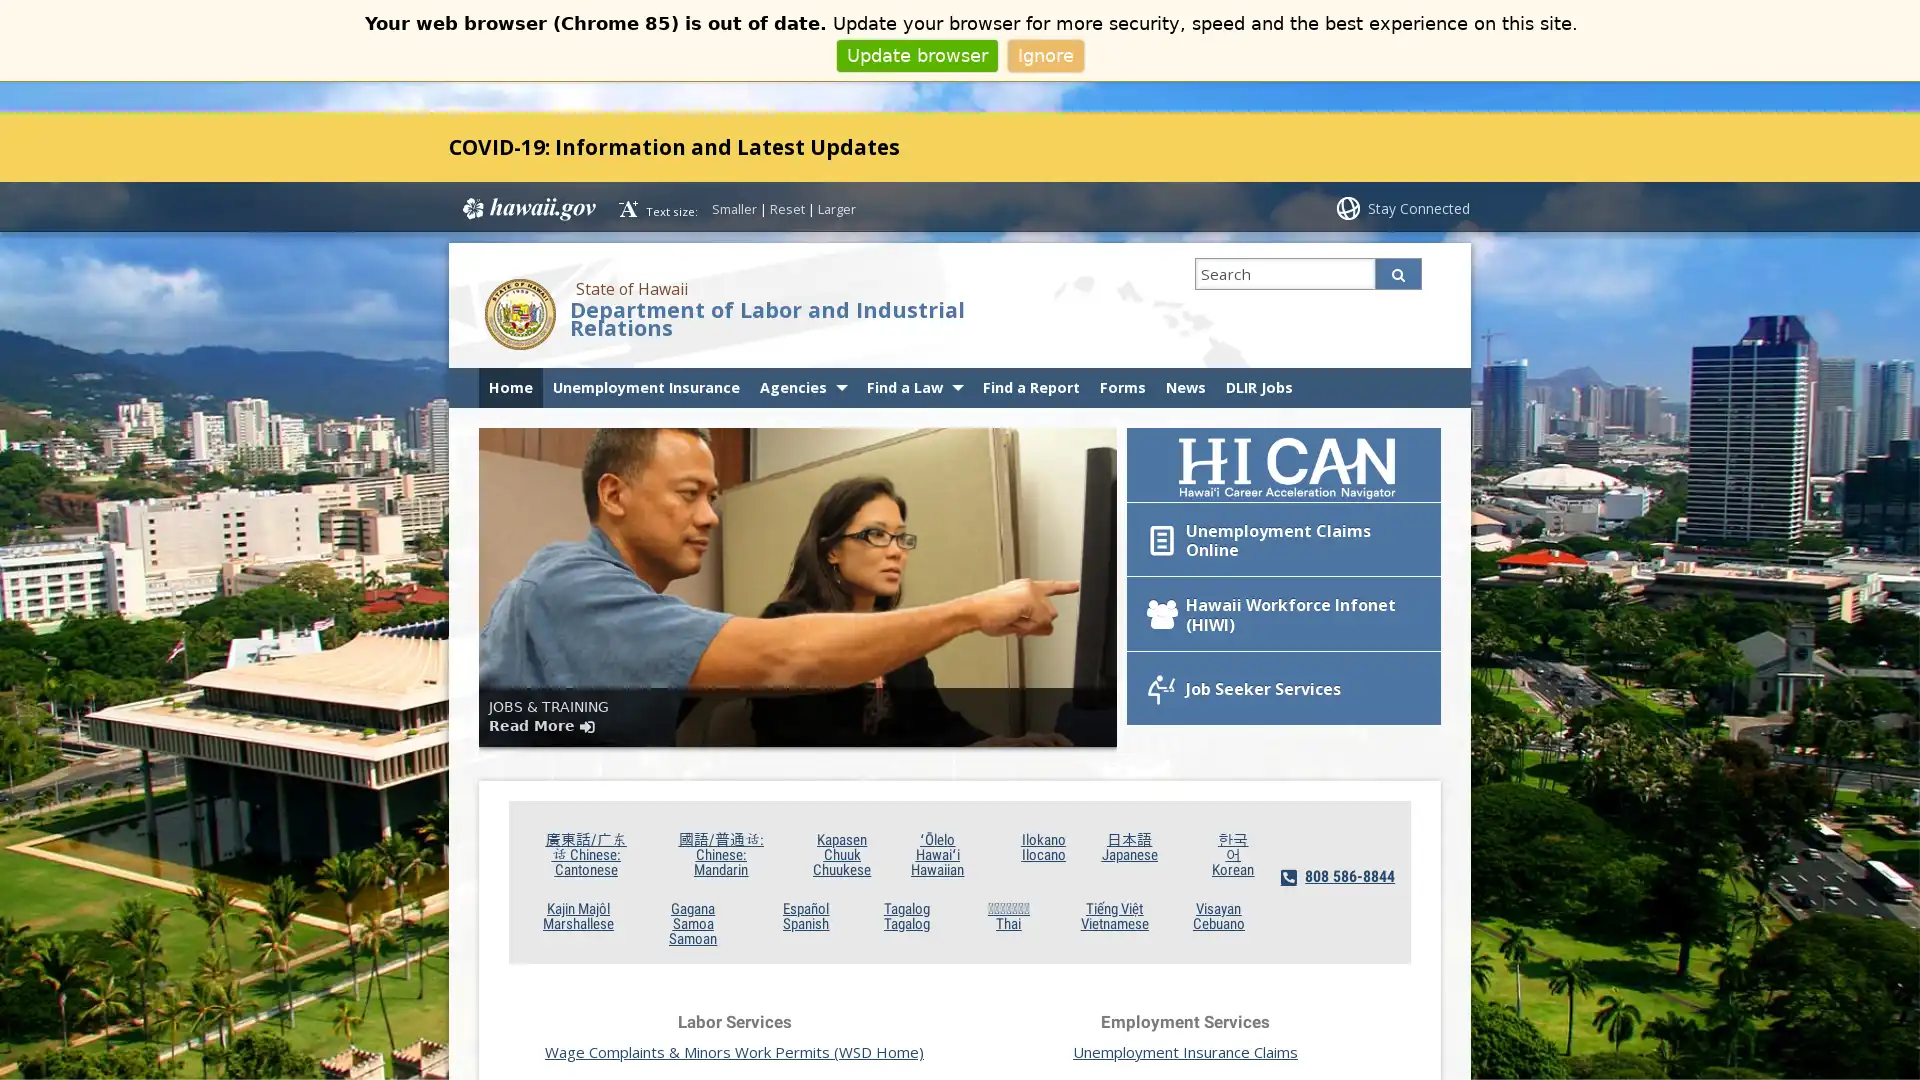 Image resolution: width=1920 pixels, height=1080 pixels. I want to click on Japanese, so click(1129, 855).